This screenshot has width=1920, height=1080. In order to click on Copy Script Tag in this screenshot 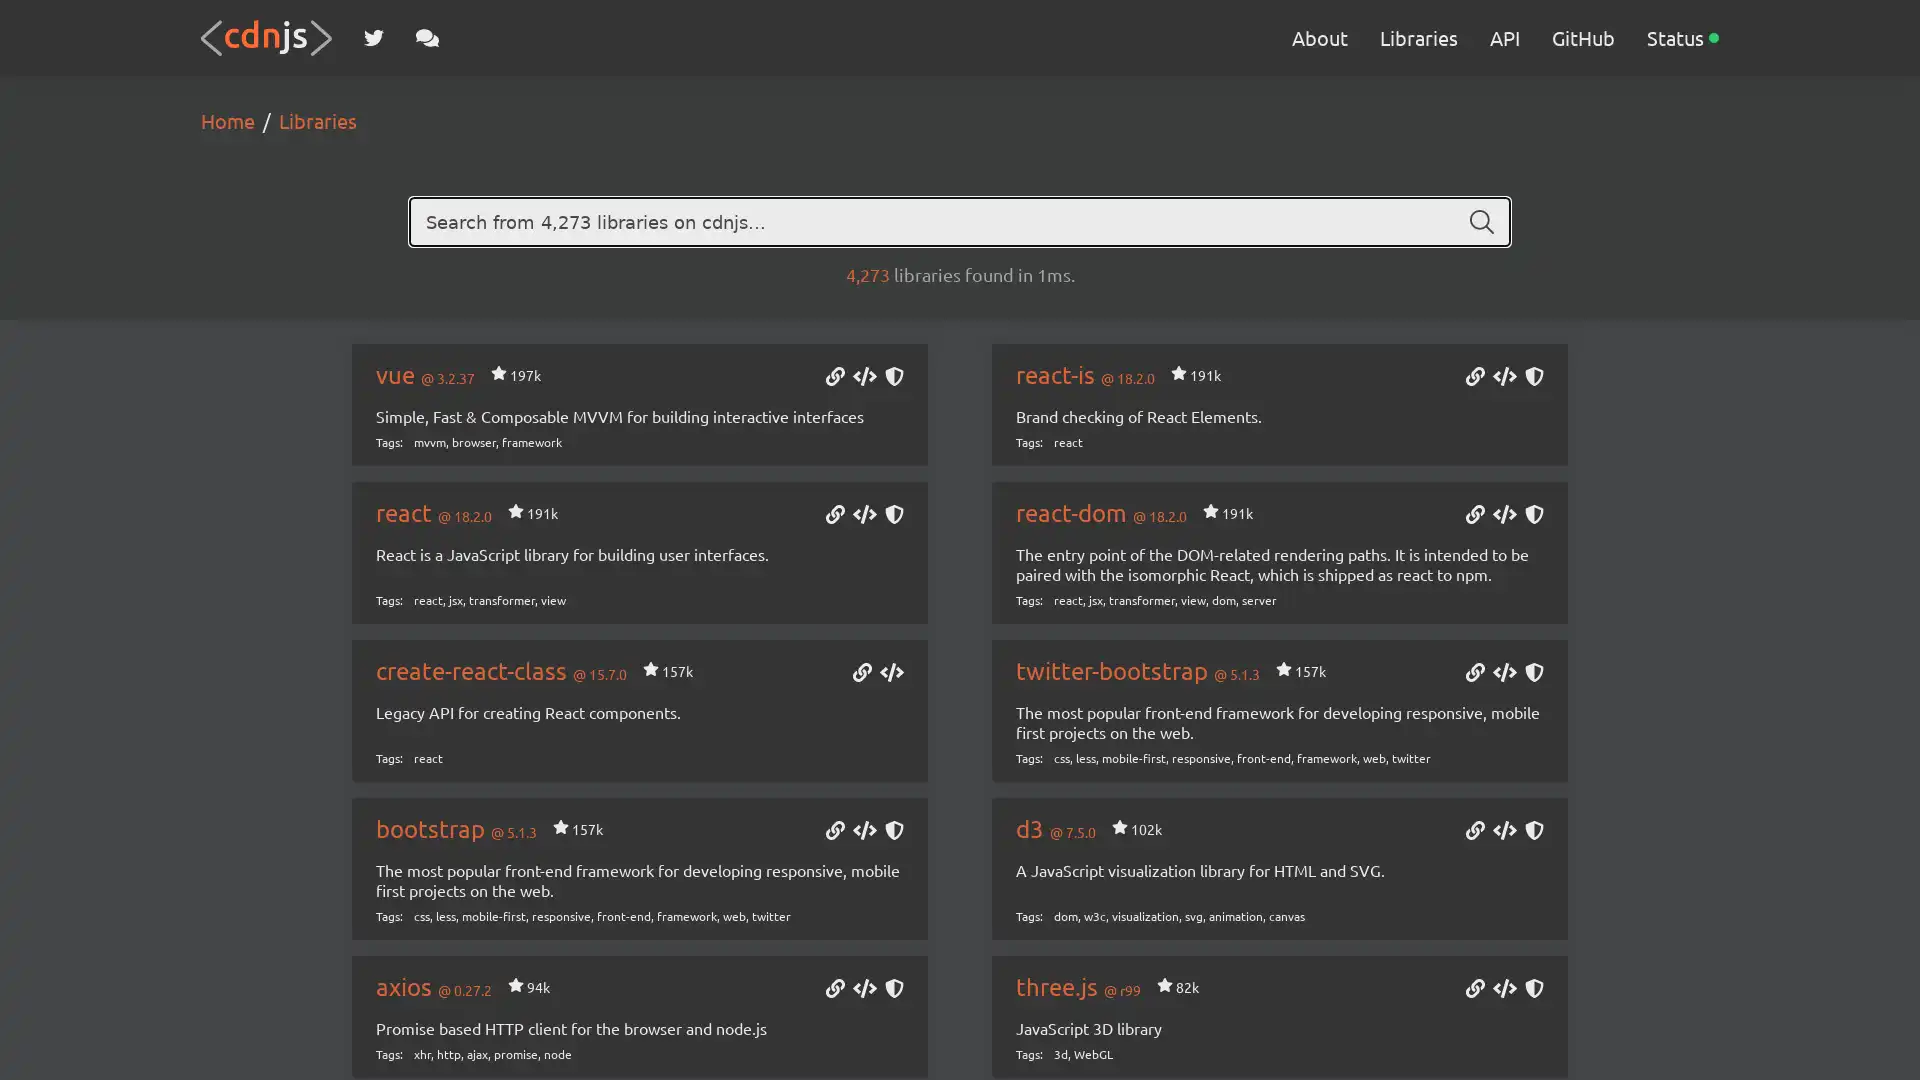, I will do `click(864, 832)`.